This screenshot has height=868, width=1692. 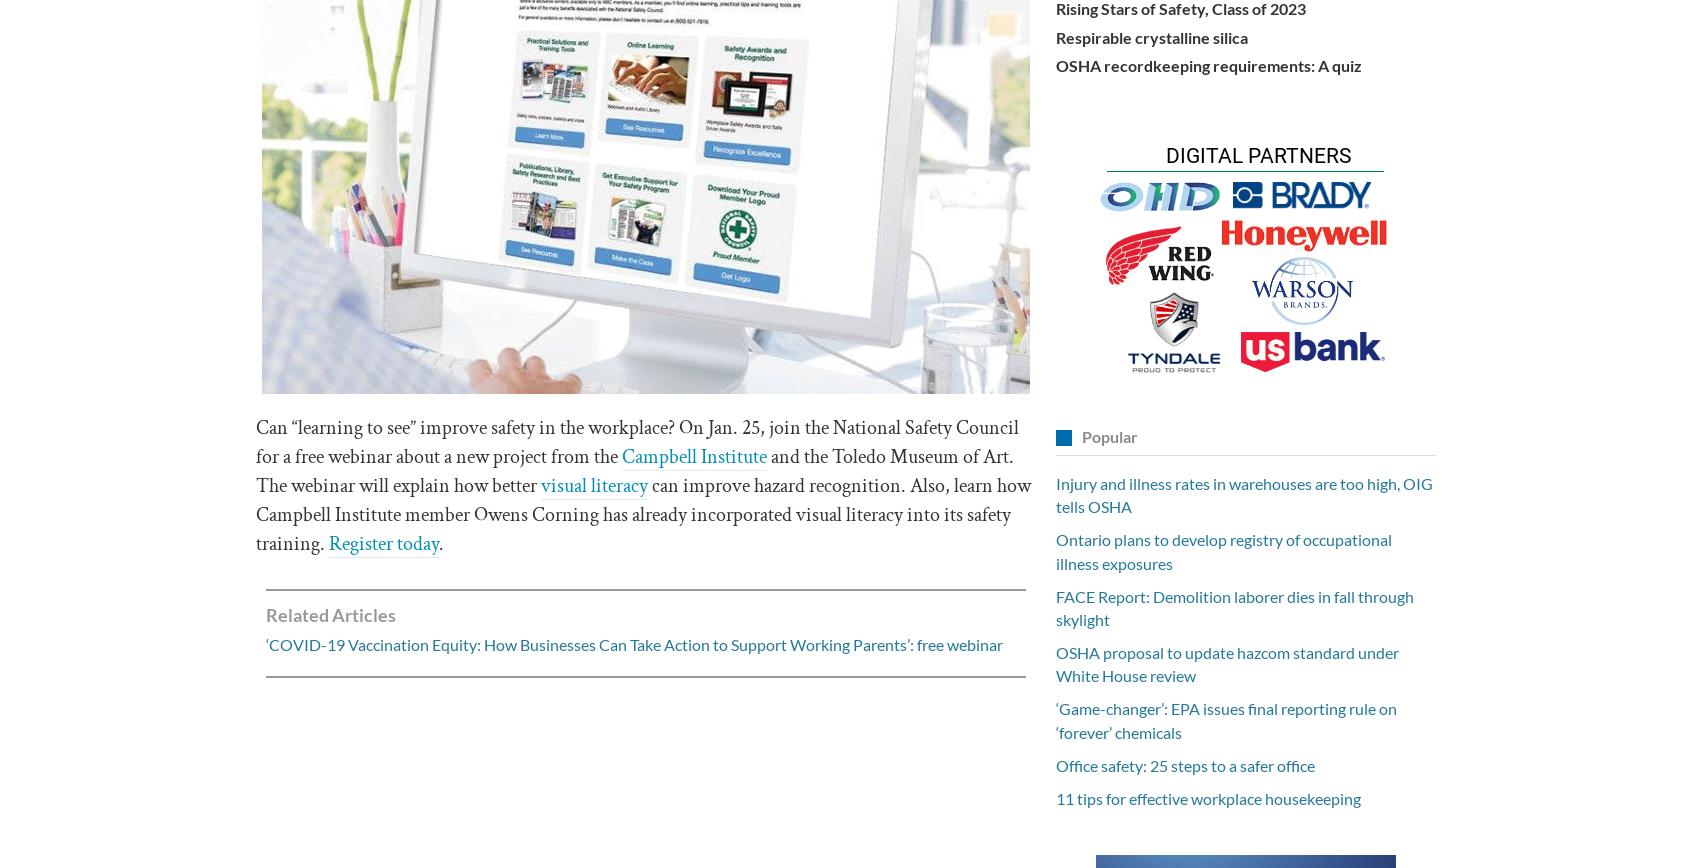 I want to click on '‘COVID-19 Vaccination Equity: How Businesses Can Take Action to Support Working Parents’: free webinar', so click(x=633, y=644).